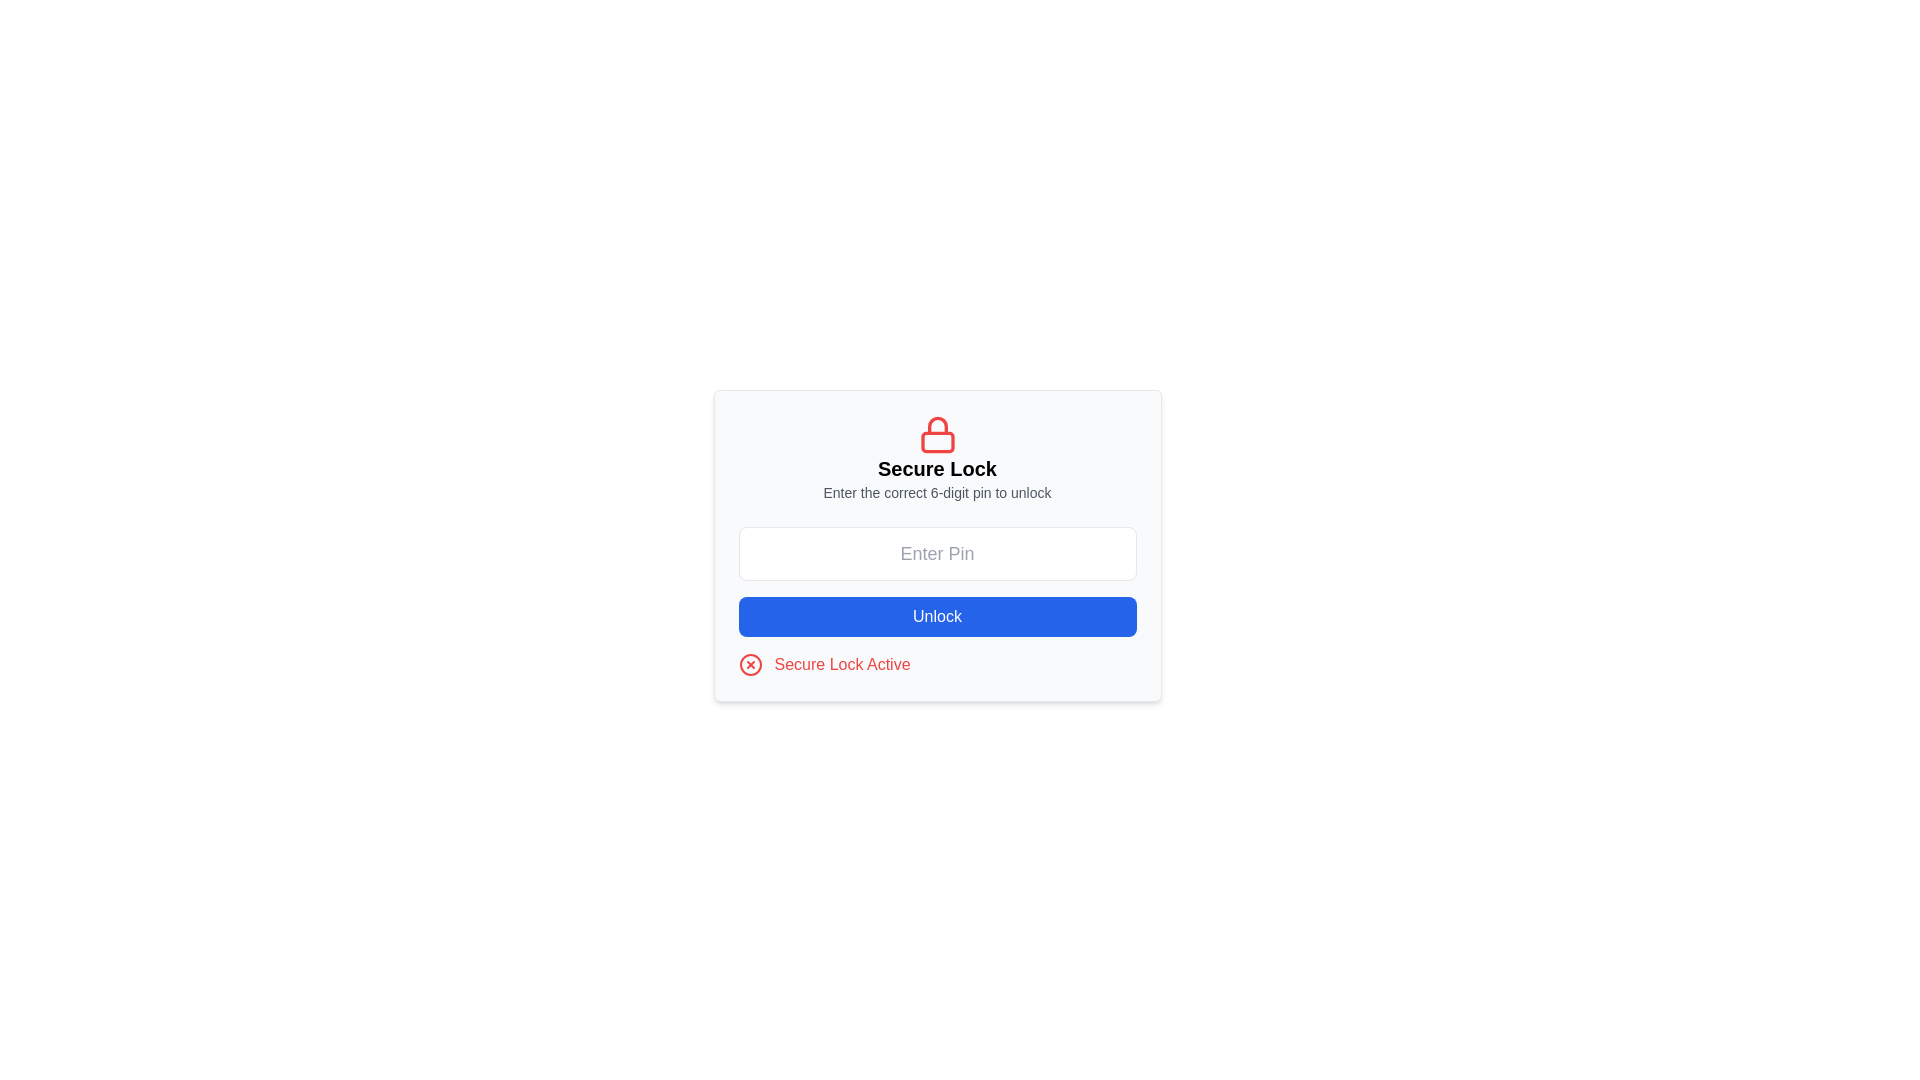  Describe the element at coordinates (936, 459) in the screenshot. I see `the Informational section header that contains a locking icon and provides instructions for entering a 6-digit pin, located above the input field labeled 'Enter Pin'` at that location.